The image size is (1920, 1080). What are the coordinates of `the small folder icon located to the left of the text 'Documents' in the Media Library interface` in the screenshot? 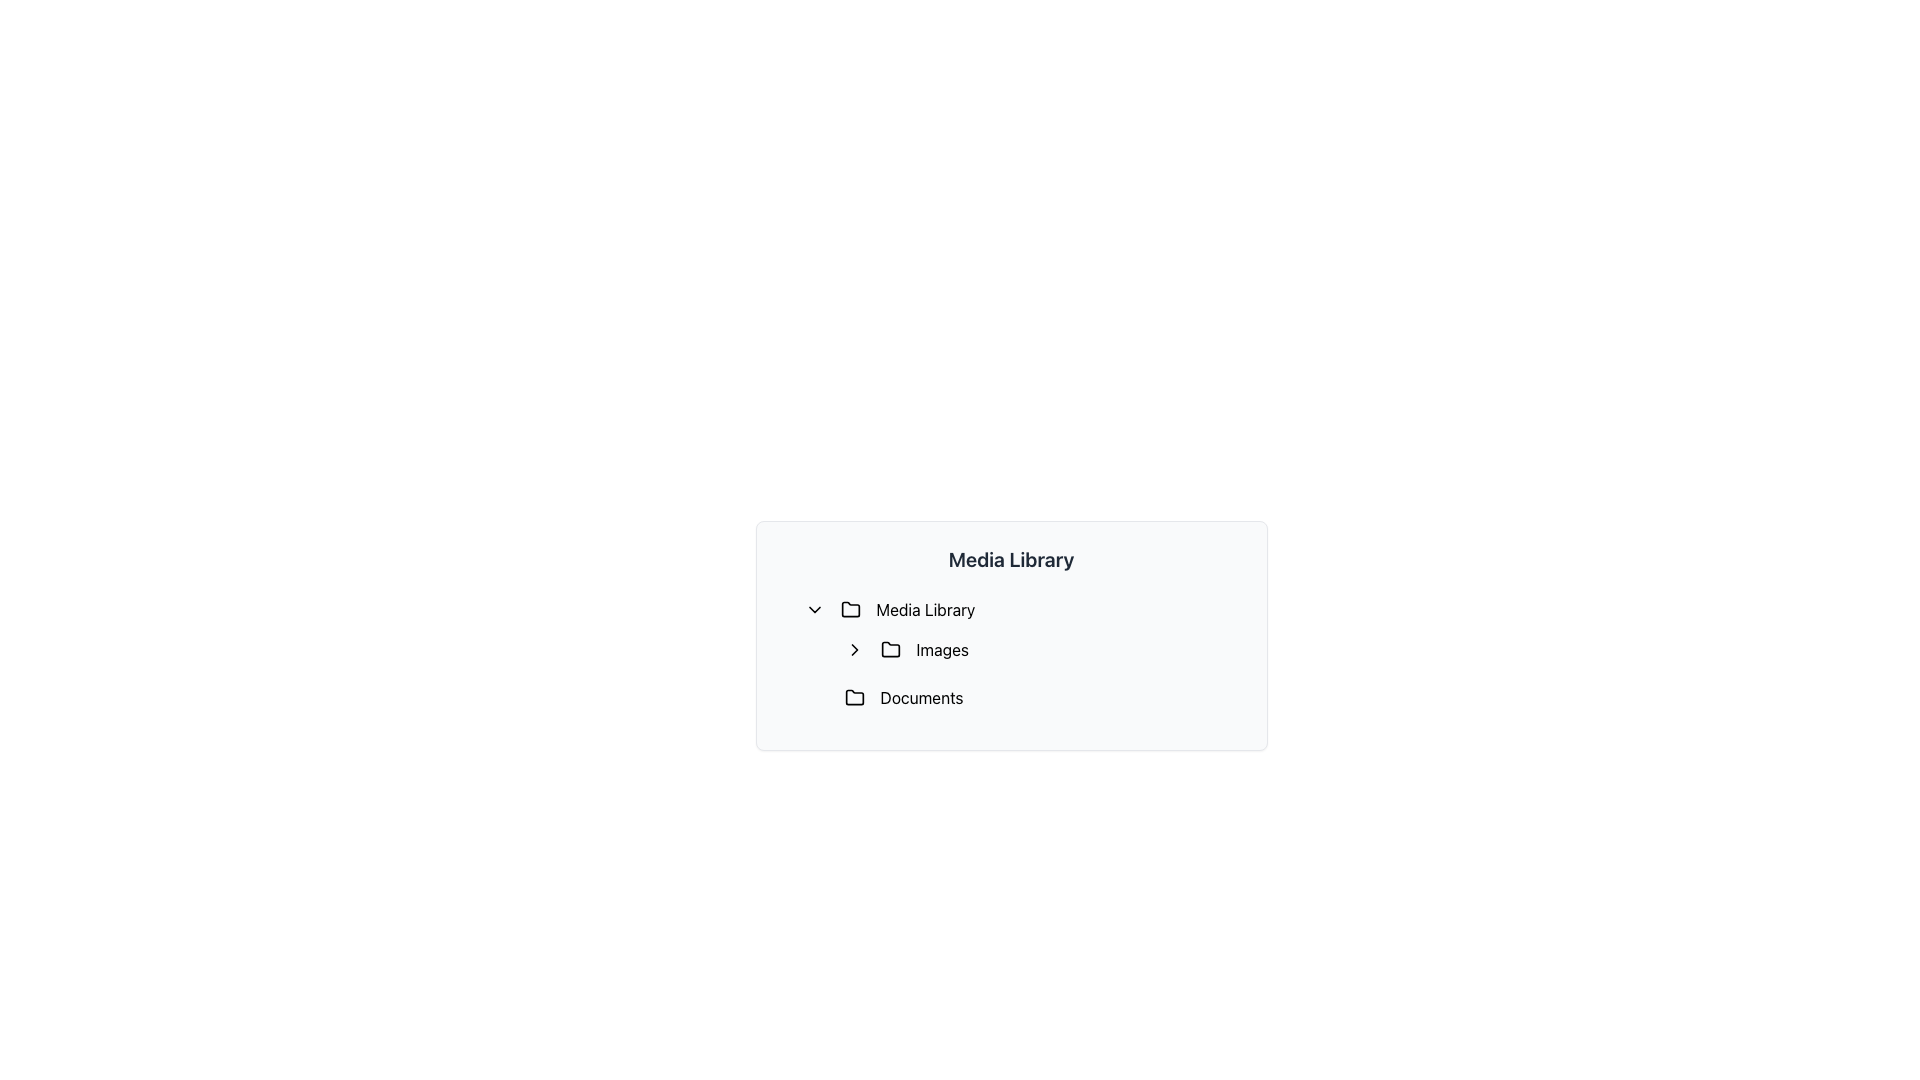 It's located at (854, 696).